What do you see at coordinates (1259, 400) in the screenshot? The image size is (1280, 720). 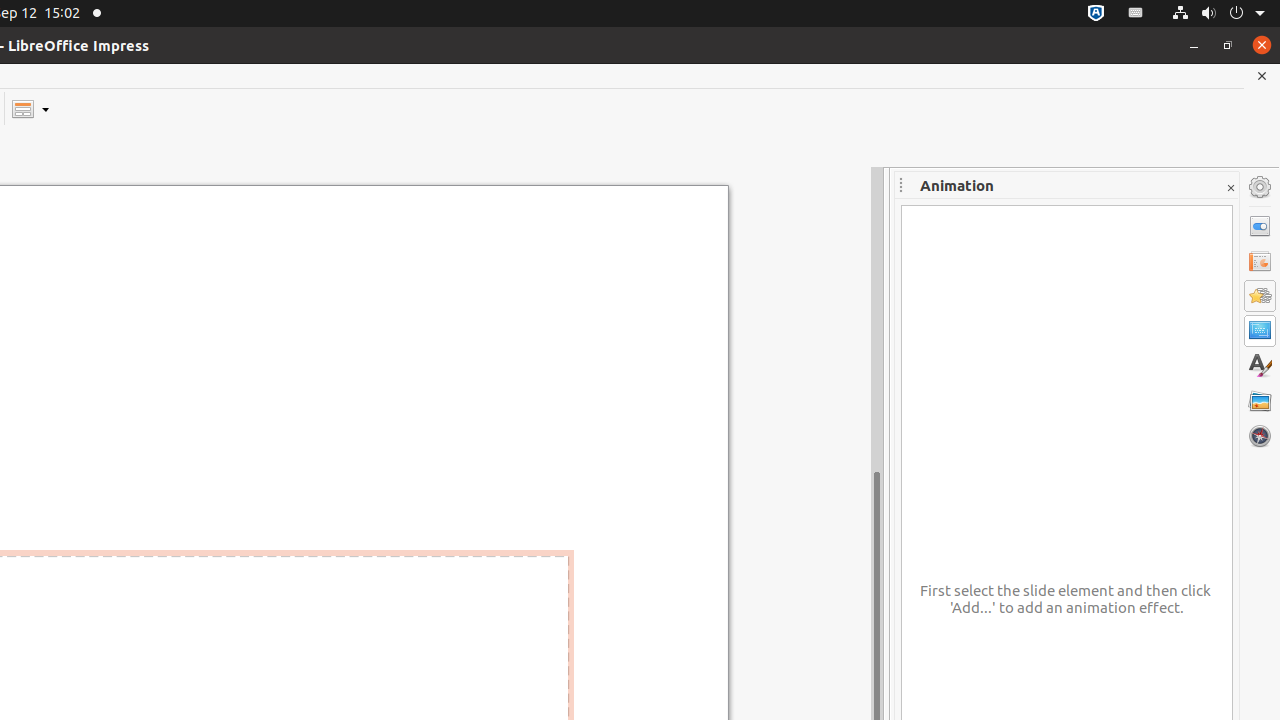 I see `'Gallery'` at bounding box center [1259, 400].